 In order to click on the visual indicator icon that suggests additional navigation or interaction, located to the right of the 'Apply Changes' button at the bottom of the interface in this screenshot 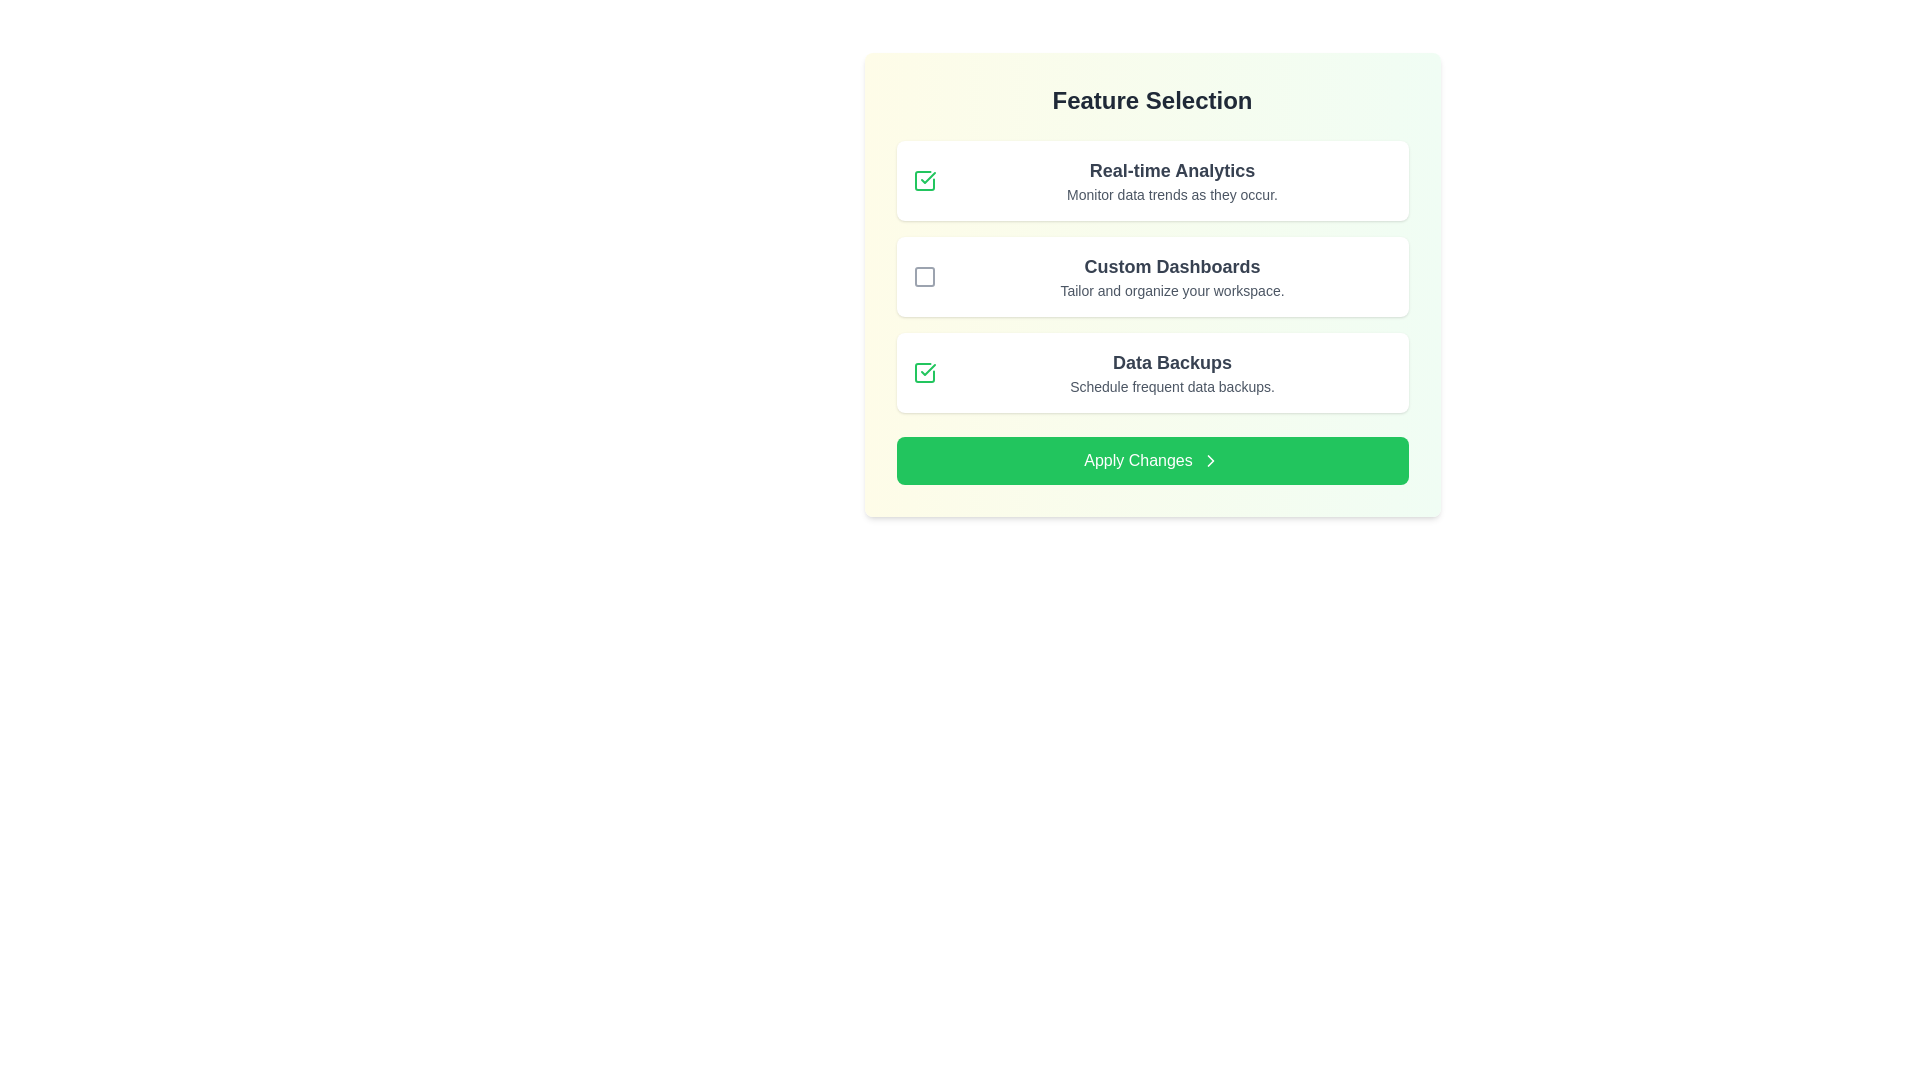, I will do `click(1209, 461)`.